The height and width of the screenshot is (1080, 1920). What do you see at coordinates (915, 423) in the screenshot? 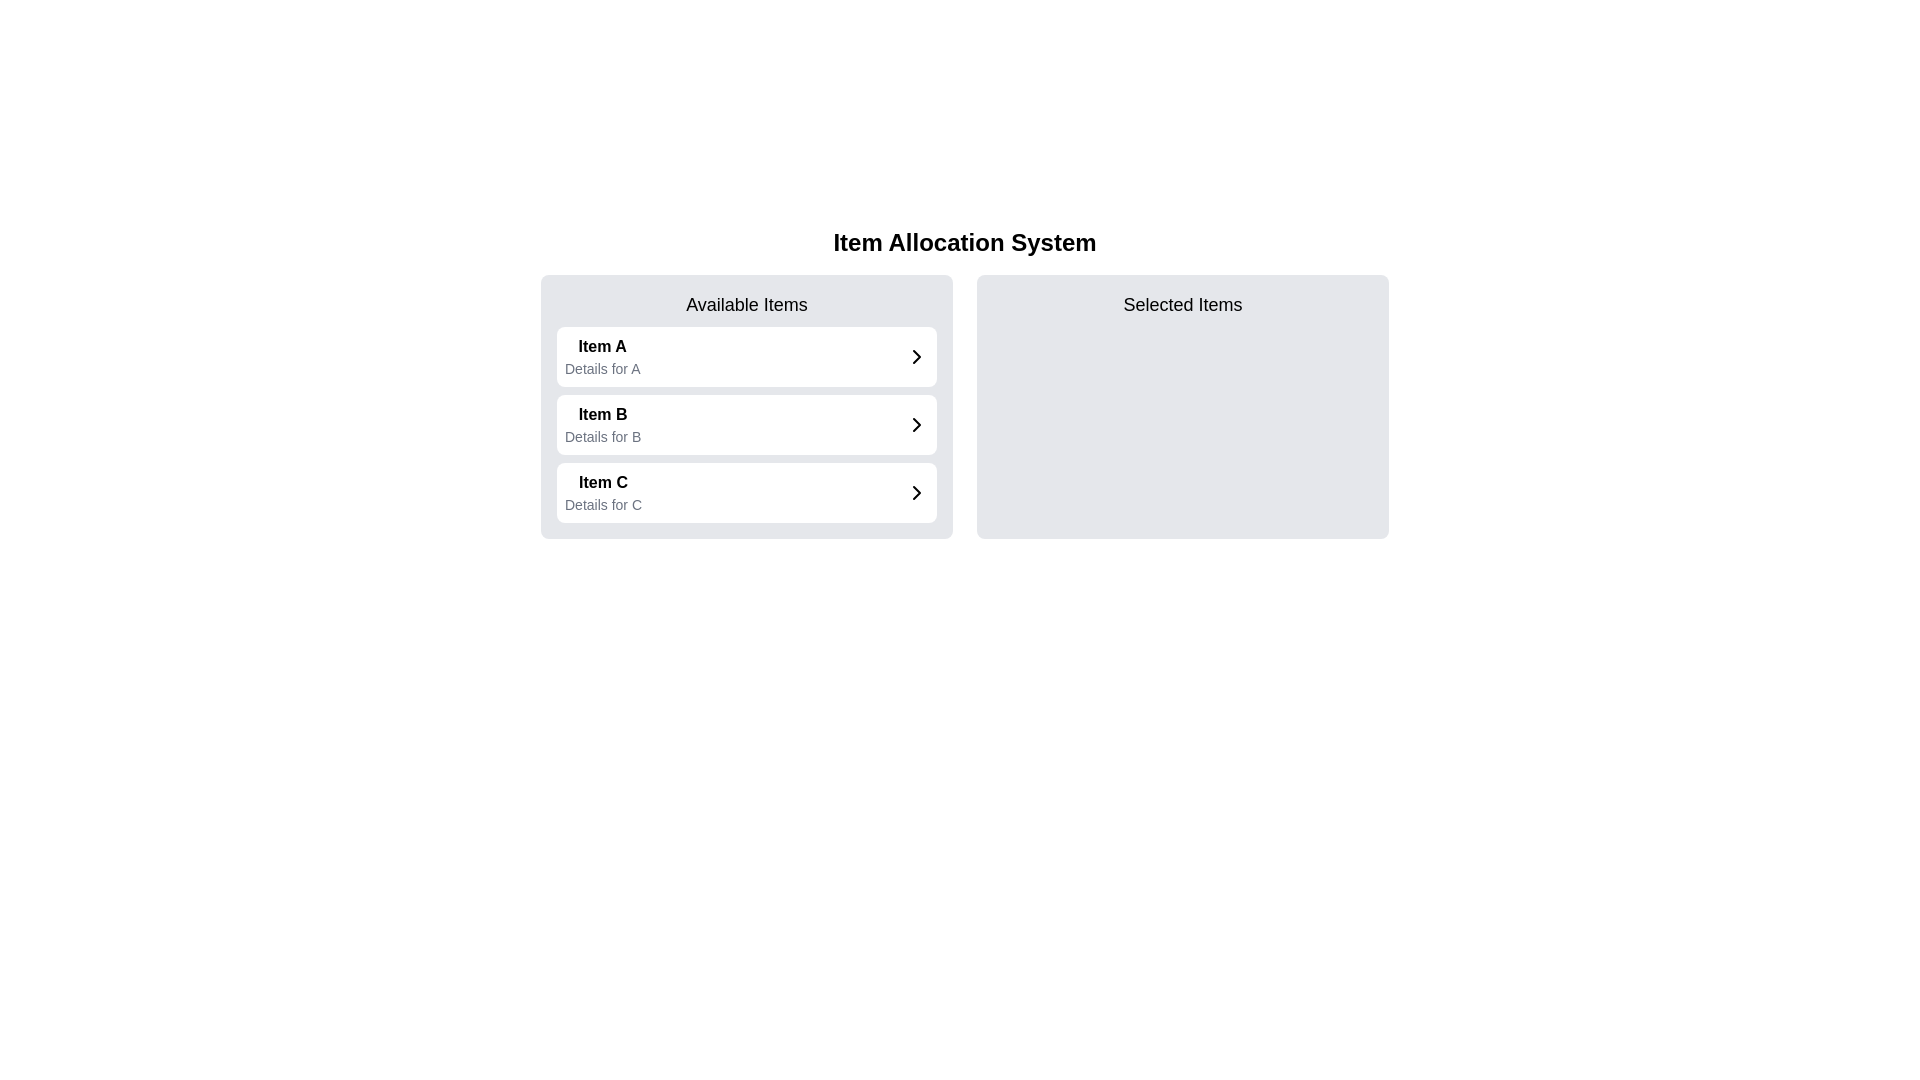
I see `the second chevron icon in the vertical list of interactive icons for 'Item B', located in the right column of the 'Available Items' section` at bounding box center [915, 423].